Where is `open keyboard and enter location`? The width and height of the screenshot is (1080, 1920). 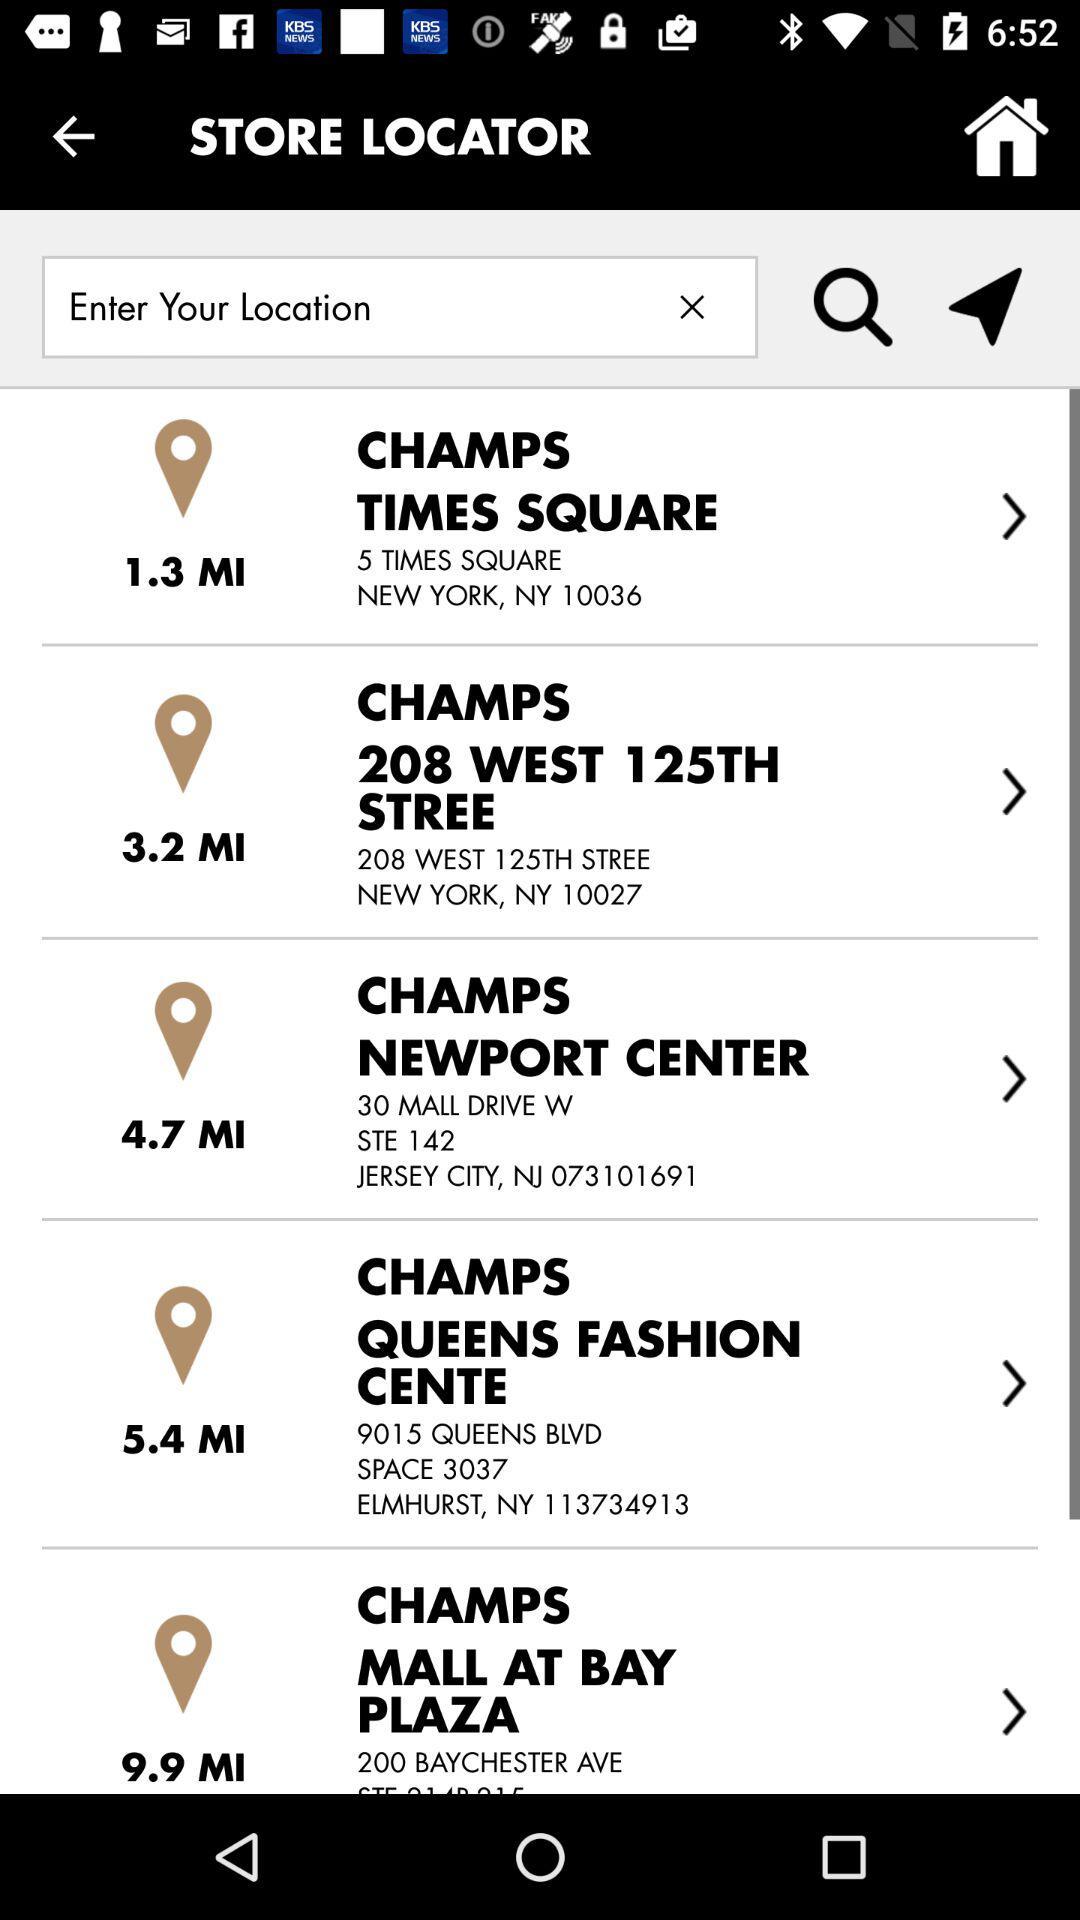 open keyboard and enter location is located at coordinates (336, 306).